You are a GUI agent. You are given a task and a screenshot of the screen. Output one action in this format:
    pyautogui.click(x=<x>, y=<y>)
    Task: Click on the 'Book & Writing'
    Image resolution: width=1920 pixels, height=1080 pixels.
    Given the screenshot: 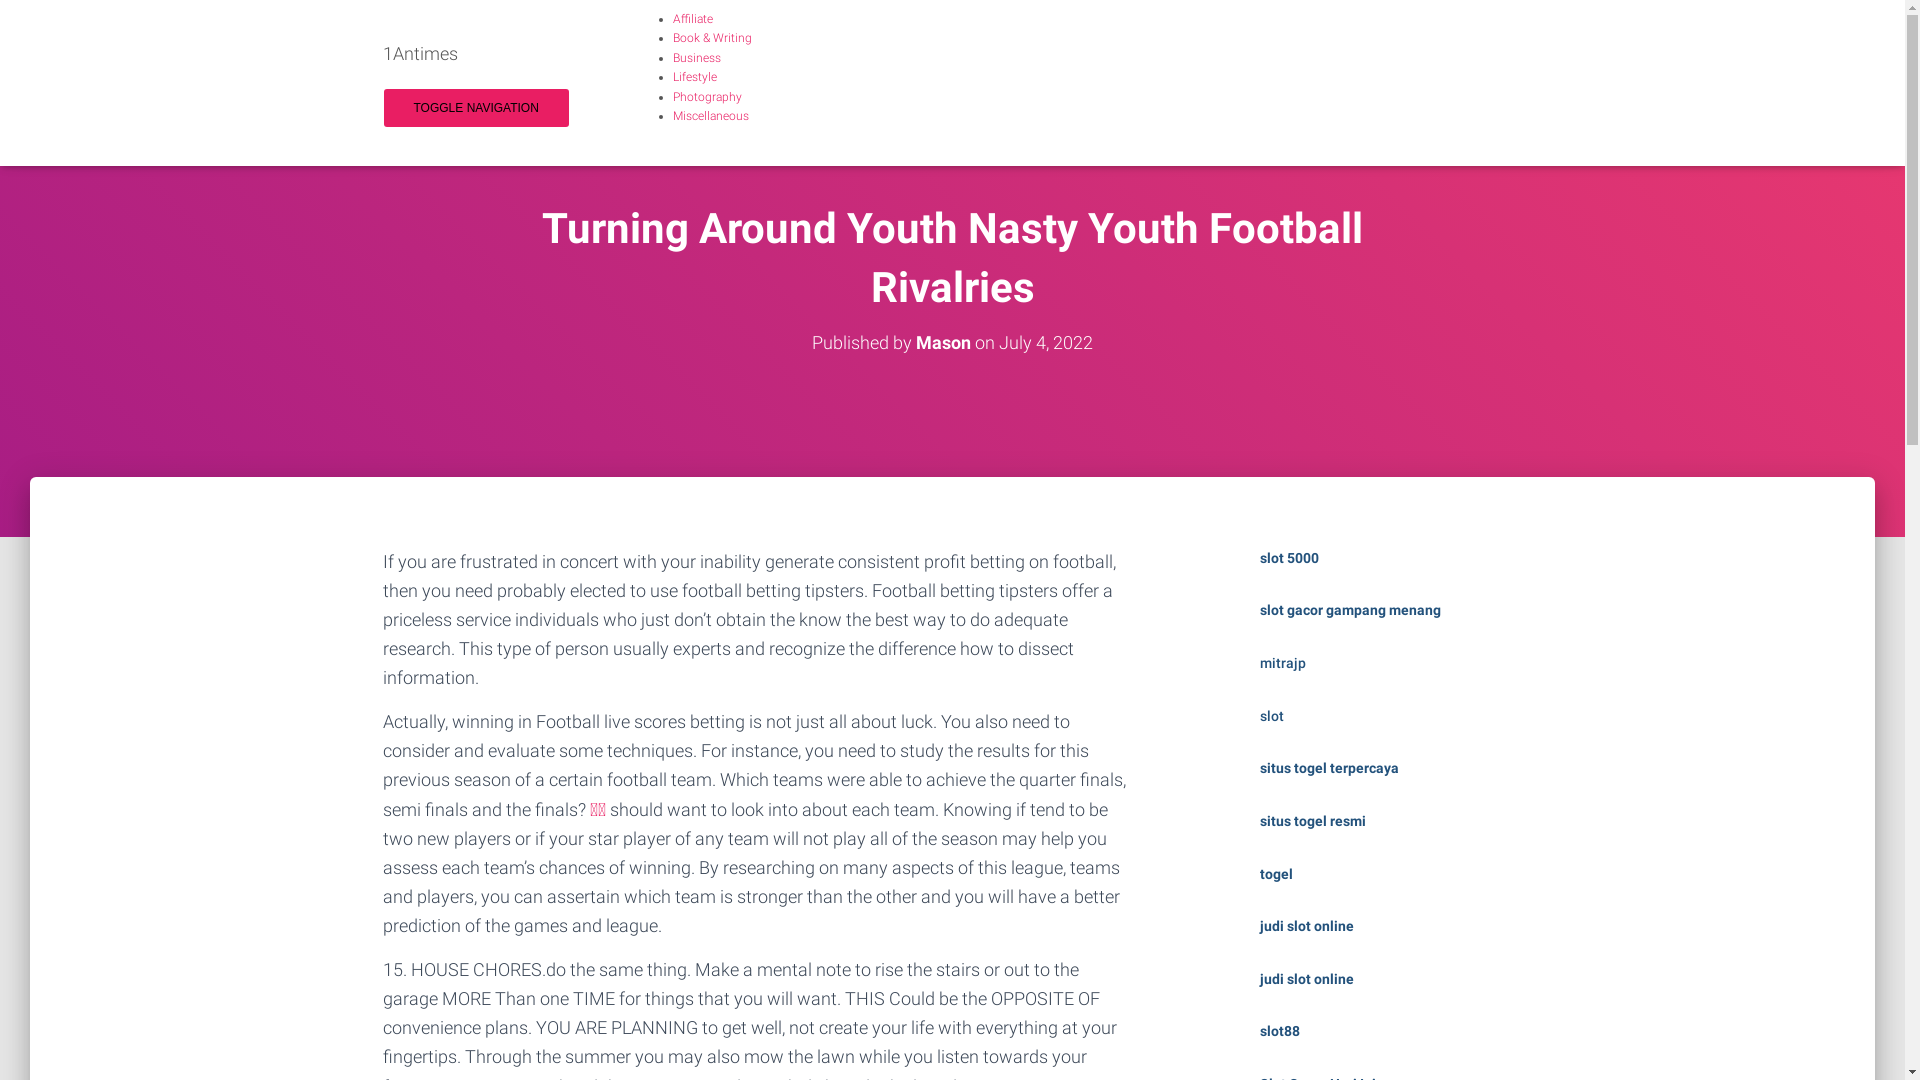 What is the action you would take?
    pyautogui.click(x=672, y=38)
    